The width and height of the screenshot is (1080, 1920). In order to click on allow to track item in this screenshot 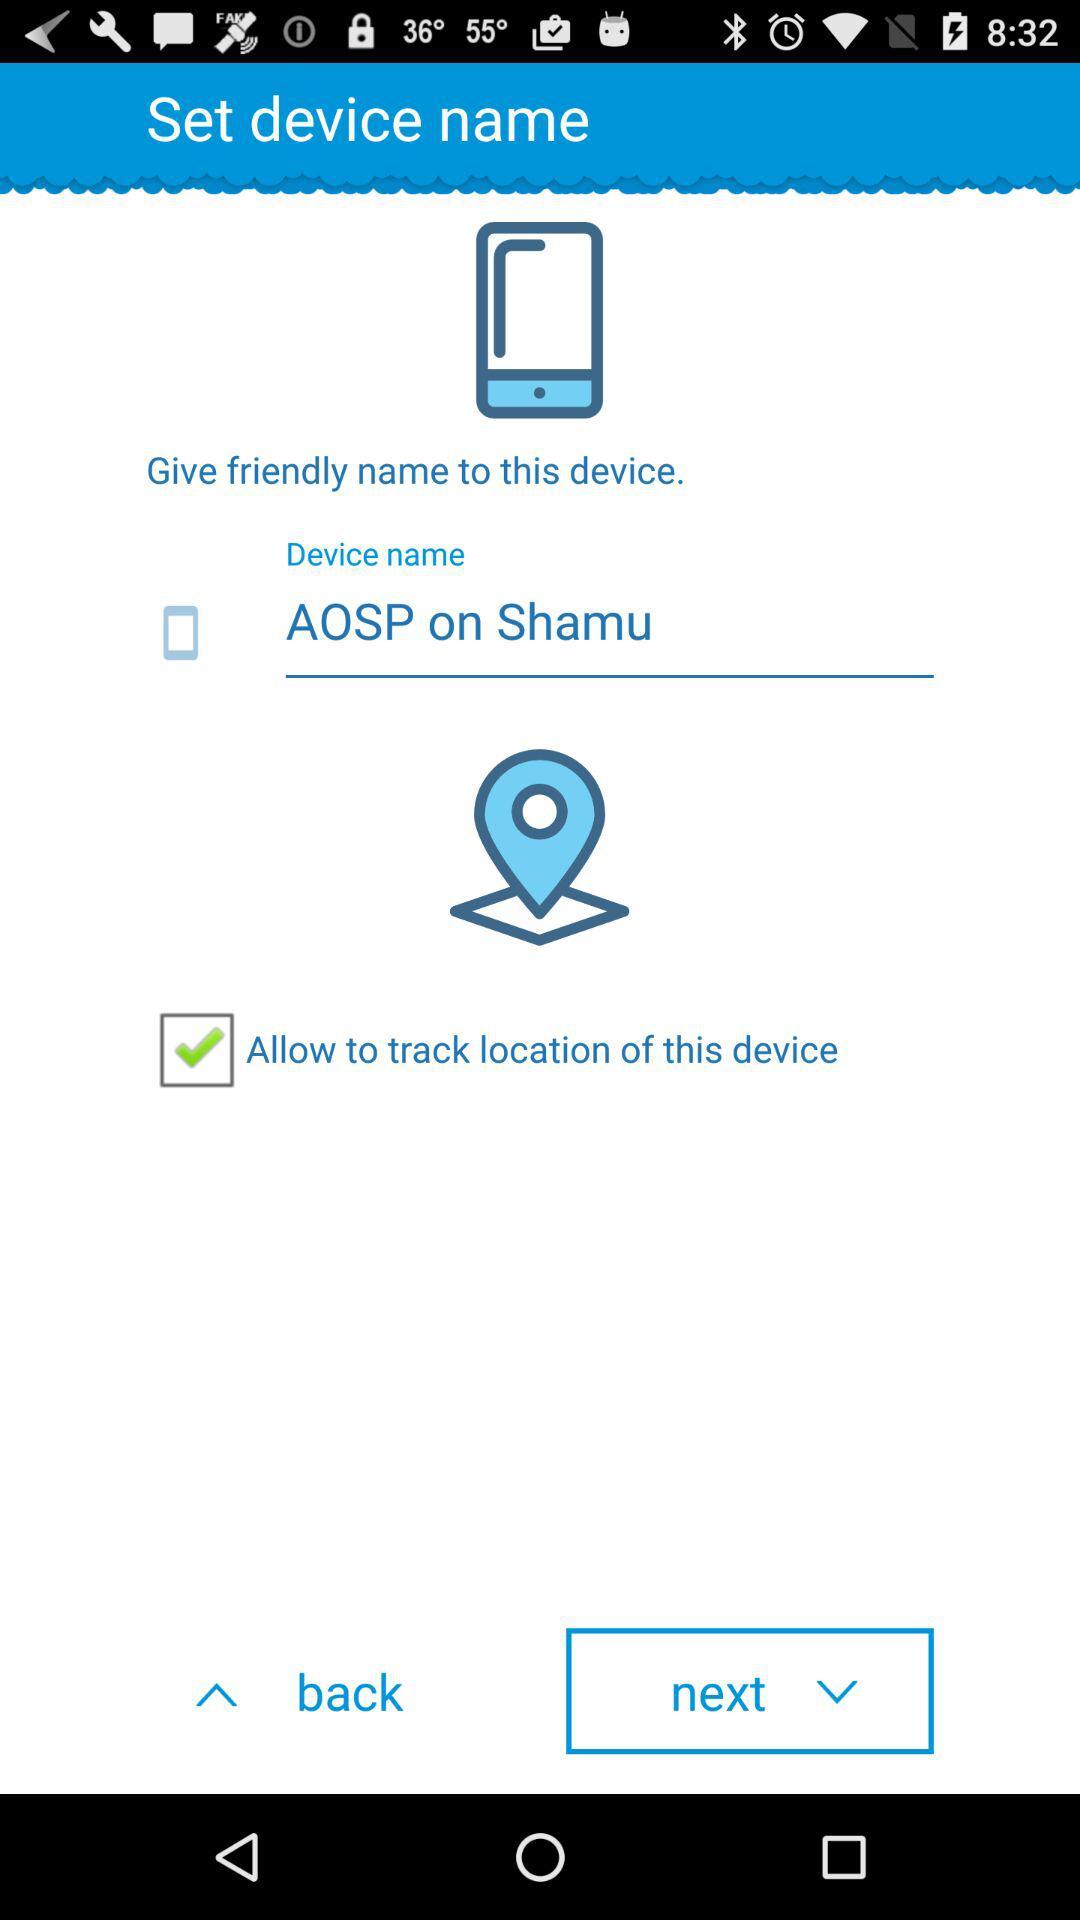, I will do `click(492, 1047)`.